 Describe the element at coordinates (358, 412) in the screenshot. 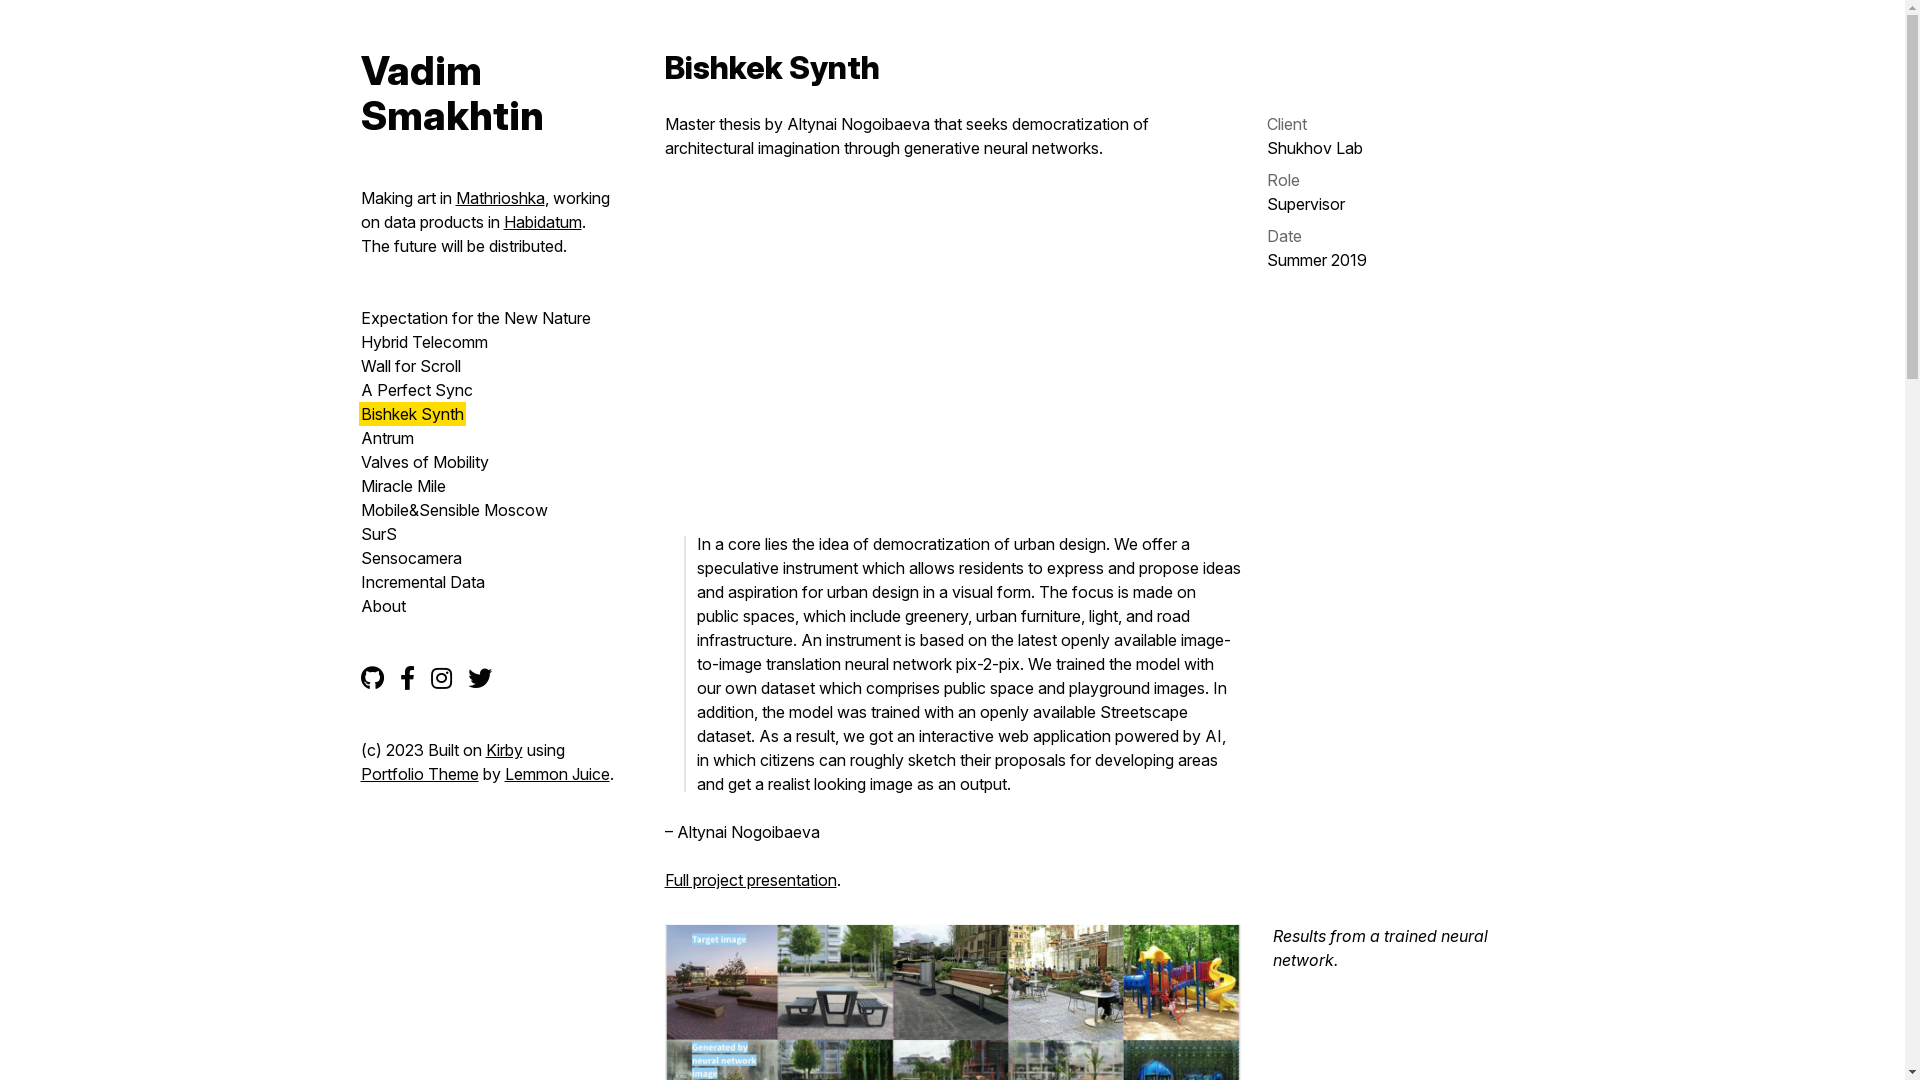

I see `'Bishkek Synth'` at that location.